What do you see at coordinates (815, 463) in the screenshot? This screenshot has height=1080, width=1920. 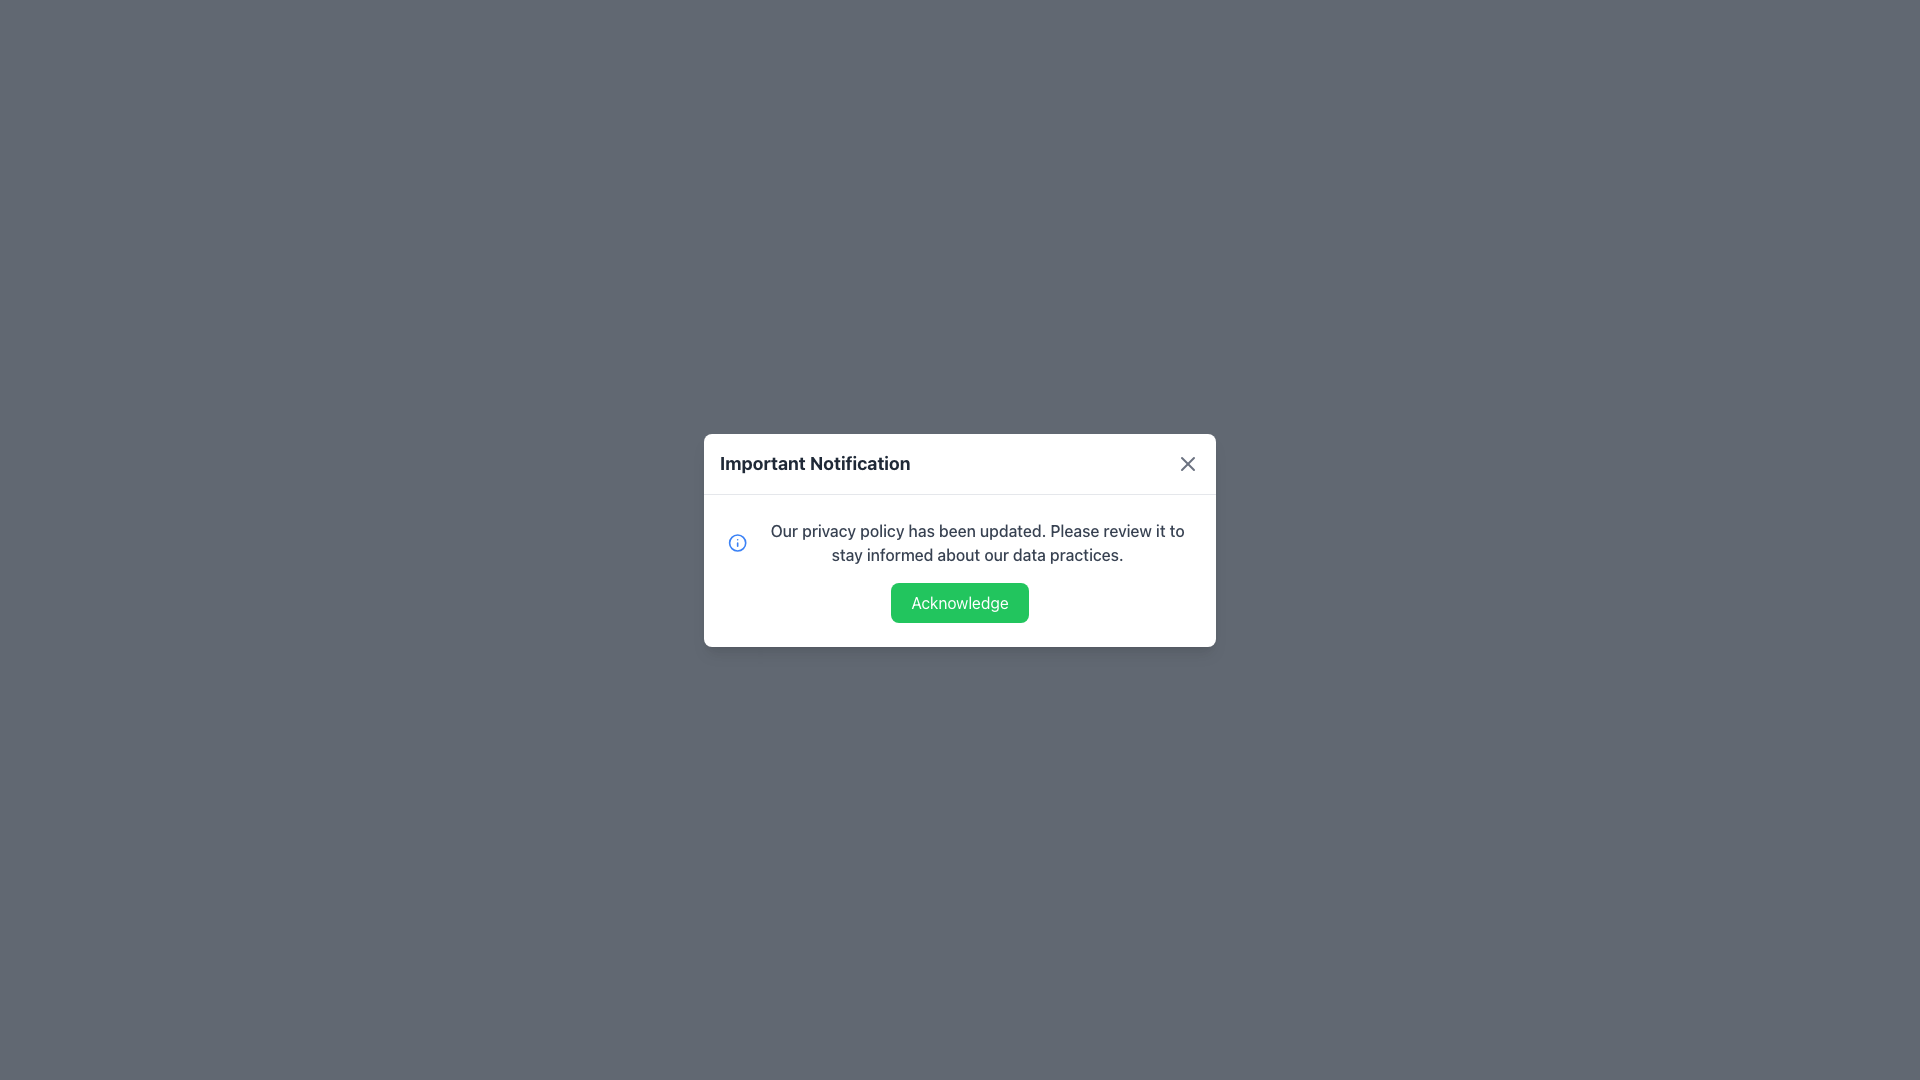 I see `text of the heading located at the top-left corner of the modal, which serves as an important notification for the user` at bounding box center [815, 463].